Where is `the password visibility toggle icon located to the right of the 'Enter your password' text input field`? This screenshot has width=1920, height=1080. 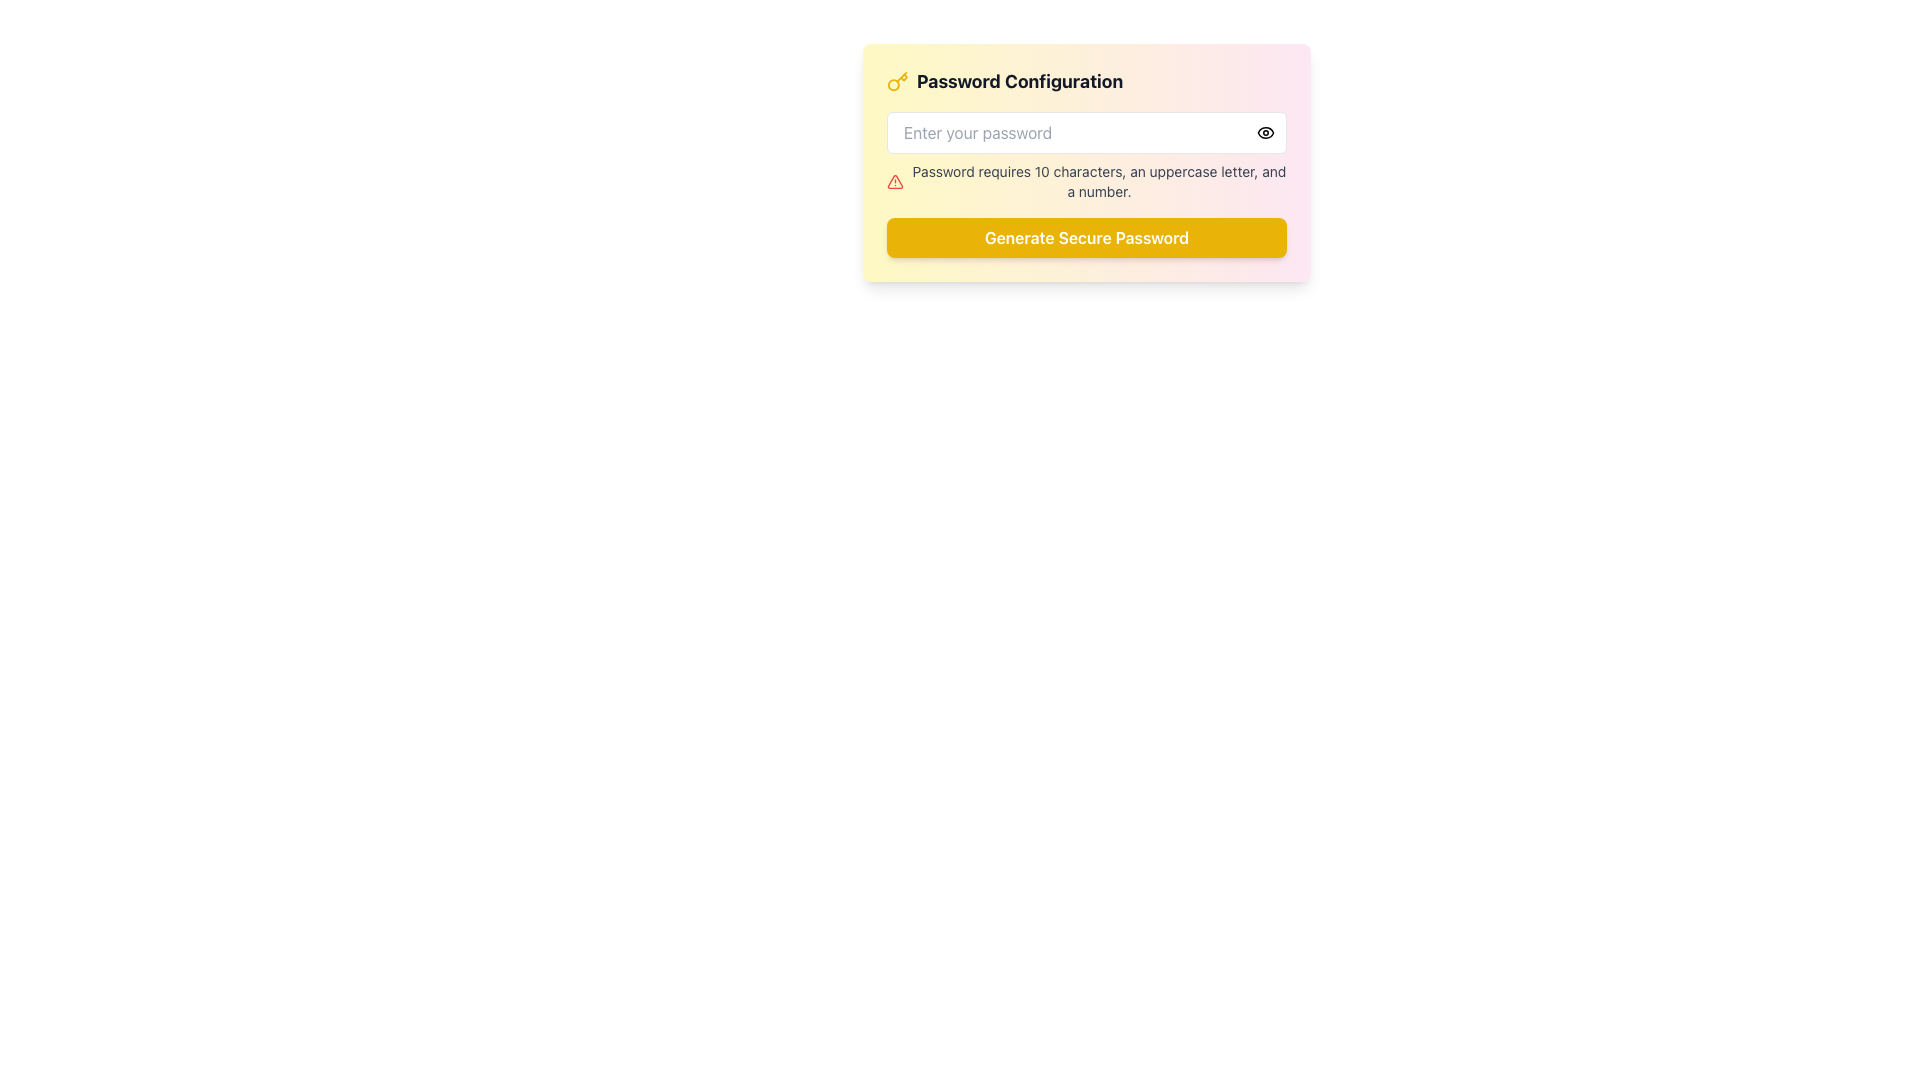
the password visibility toggle icon located to the right of the 'Enter your password' text input field is located at coordinates (1265, 132).